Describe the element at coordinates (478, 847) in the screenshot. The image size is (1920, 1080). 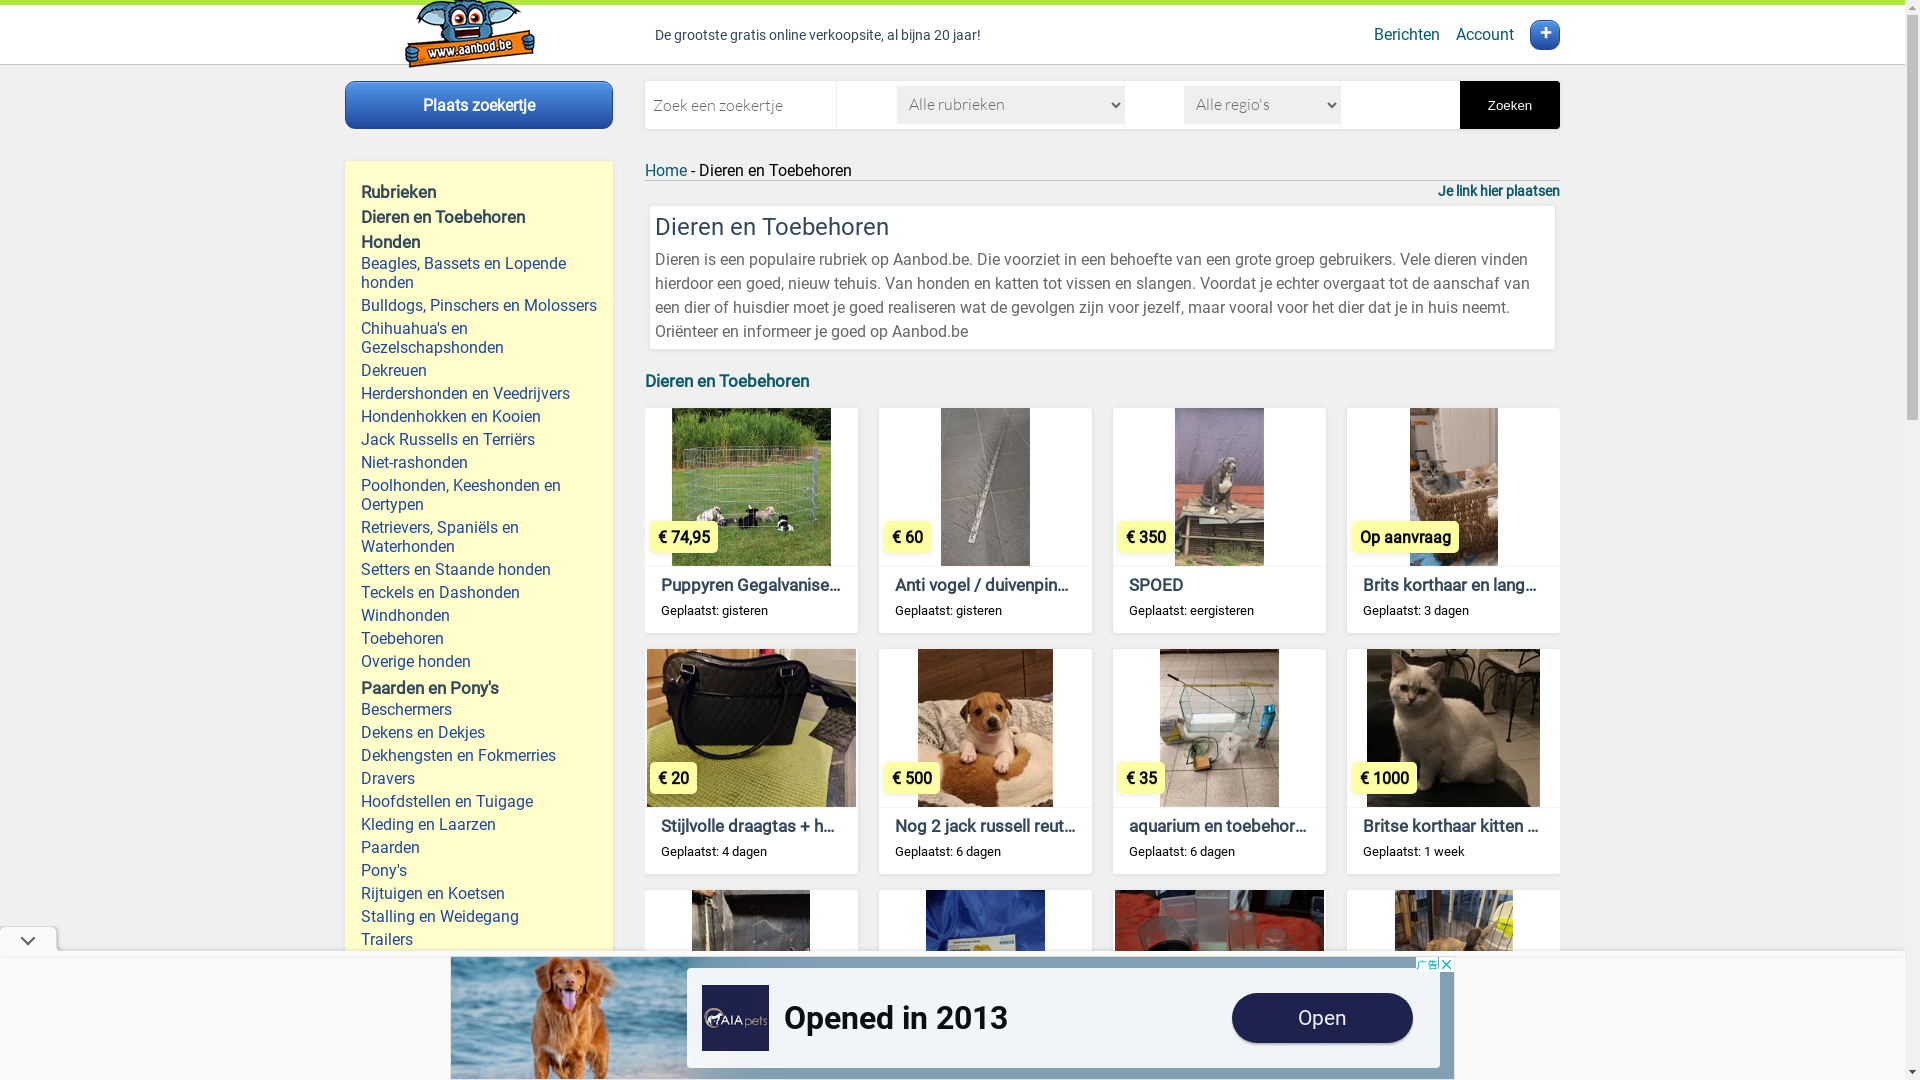
I see `'Paarden'` at that location.